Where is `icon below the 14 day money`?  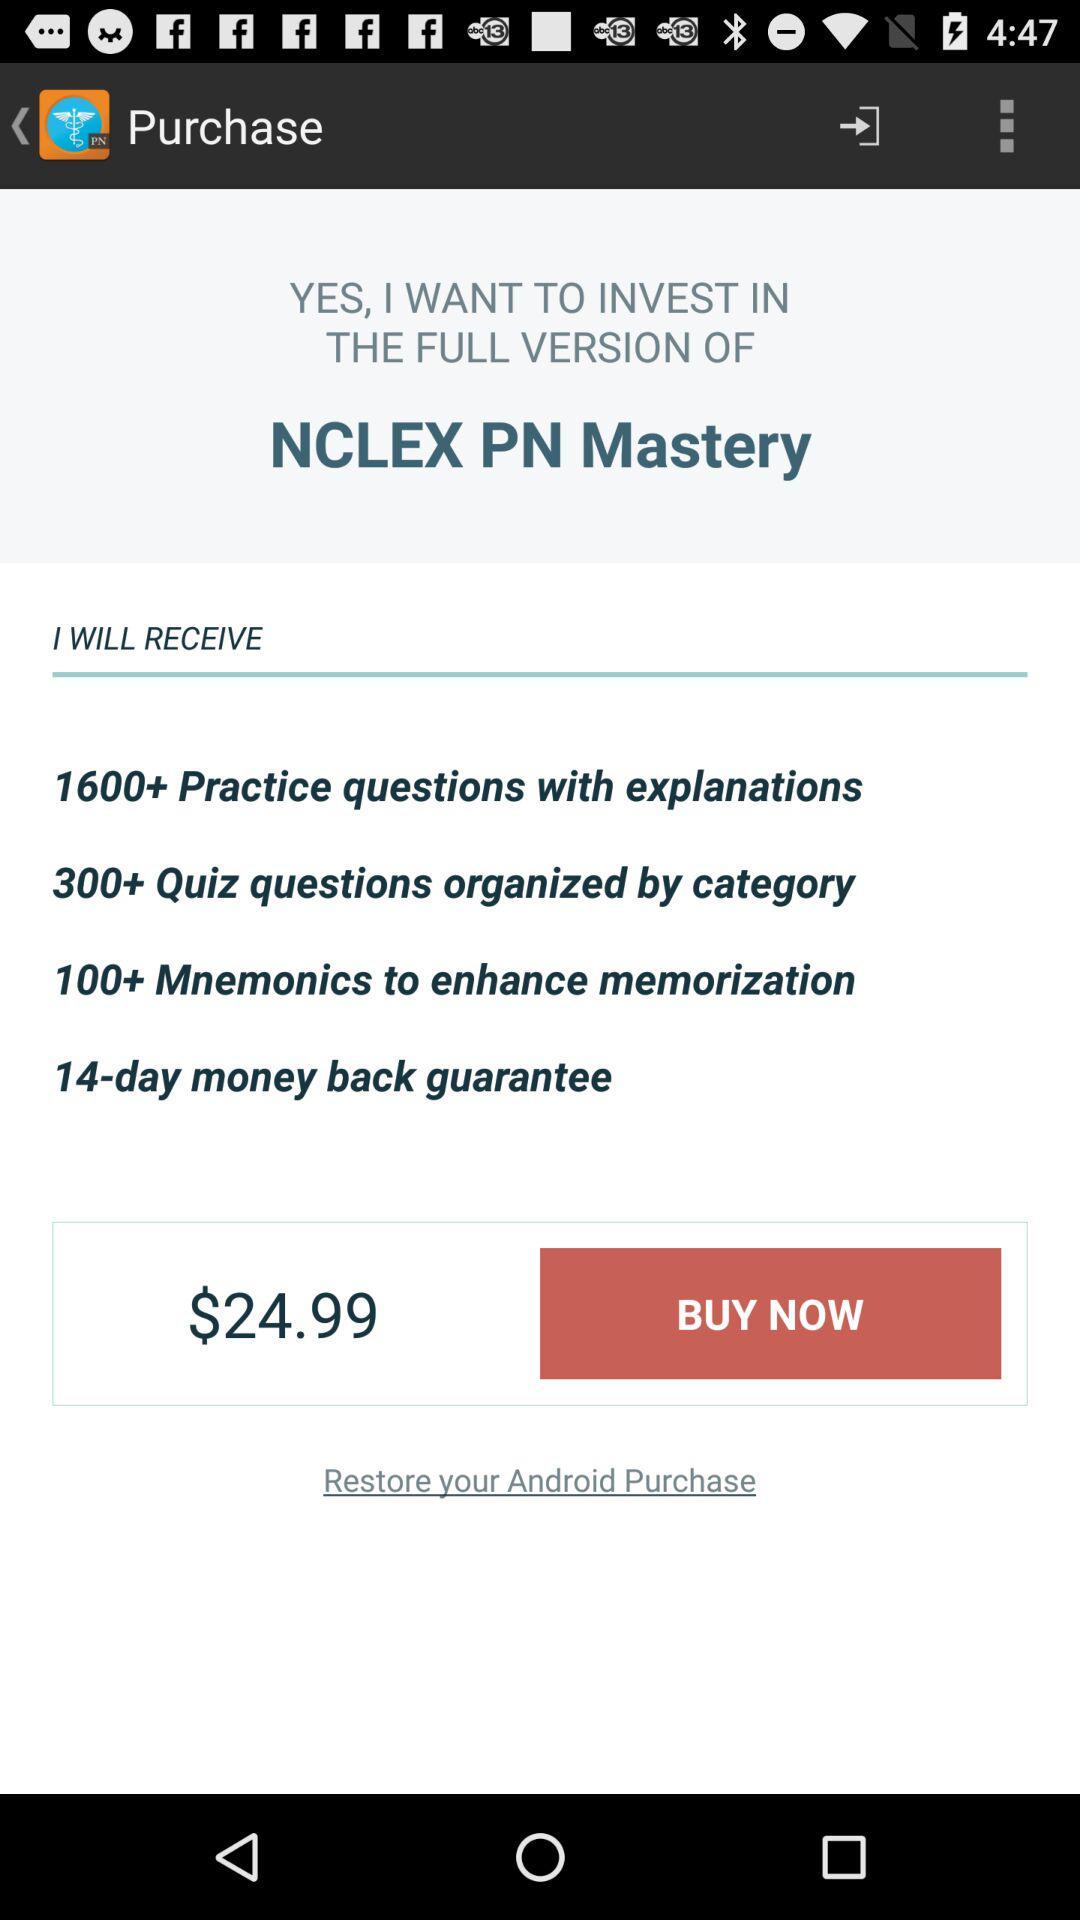
icon below the 14 day money is located at coordinates (769, 1313).